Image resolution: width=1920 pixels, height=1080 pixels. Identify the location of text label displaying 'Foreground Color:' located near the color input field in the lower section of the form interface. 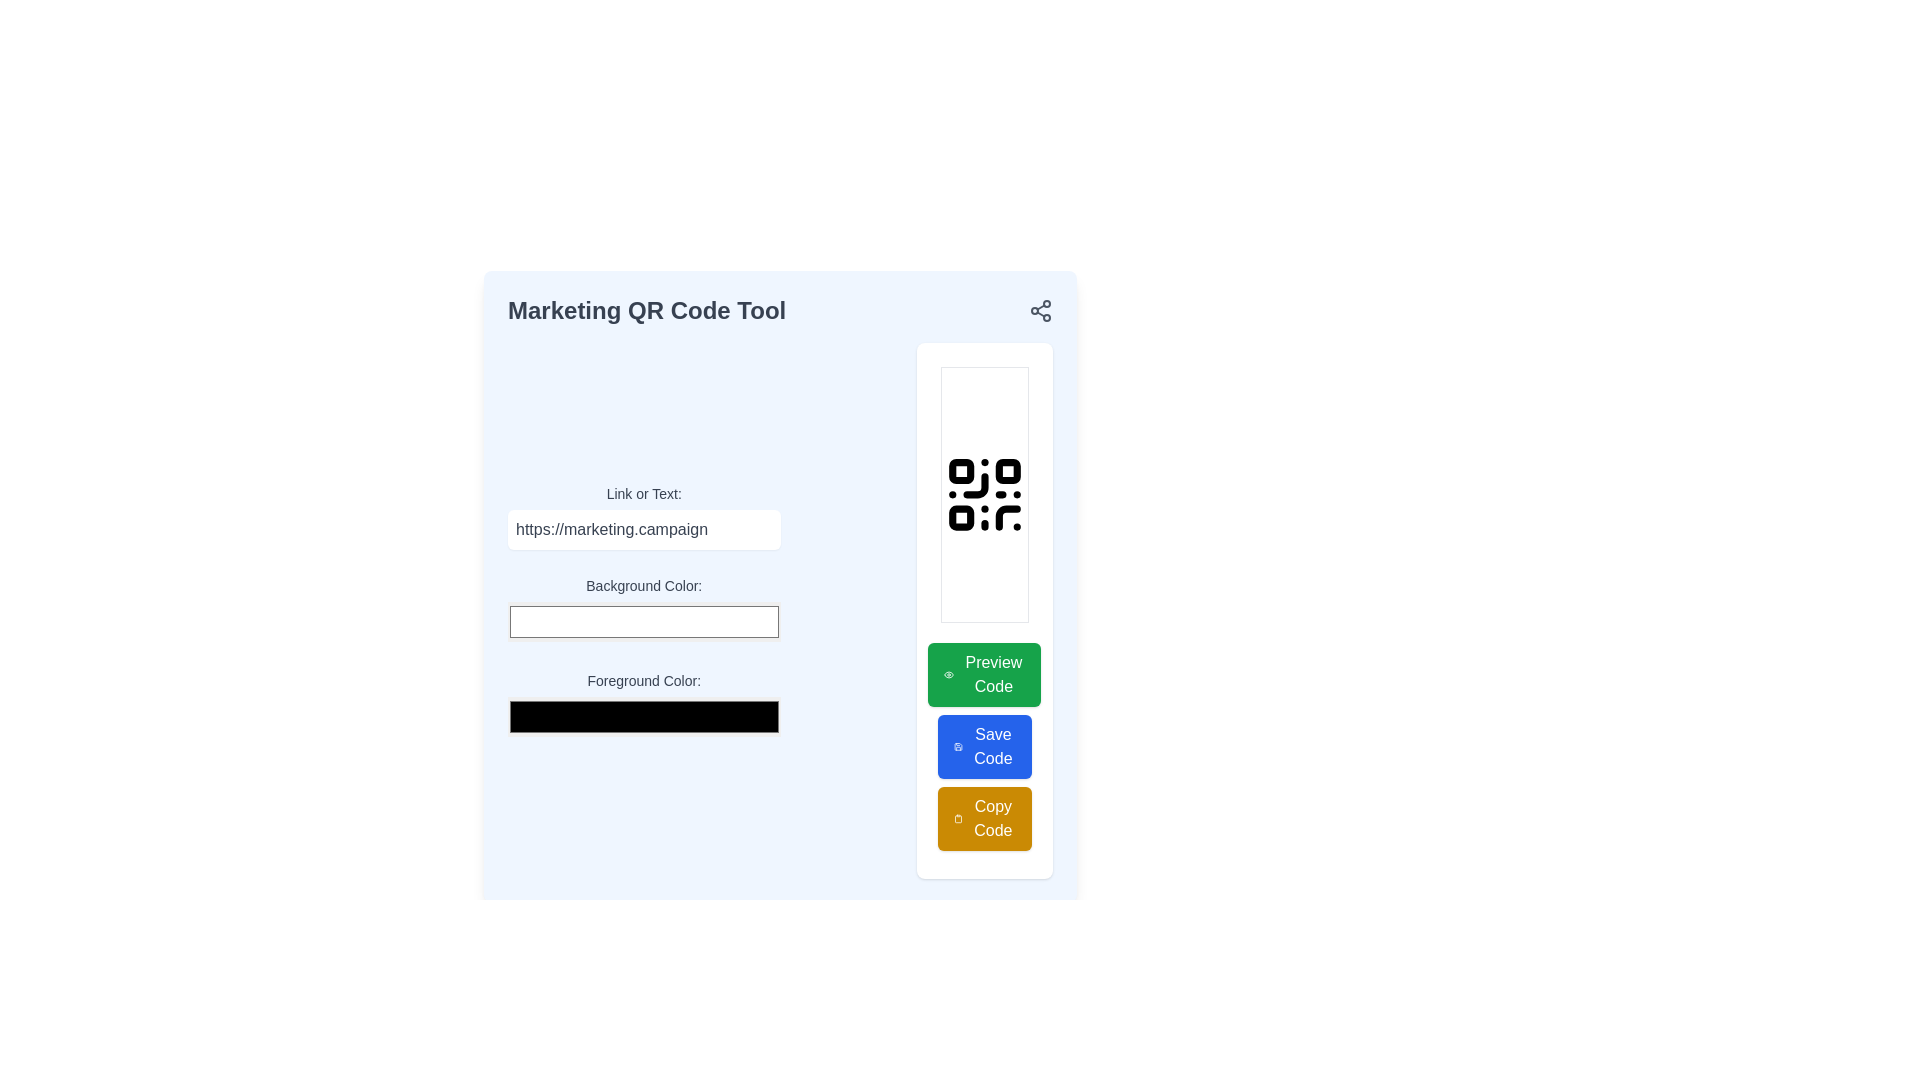
(644, 680).